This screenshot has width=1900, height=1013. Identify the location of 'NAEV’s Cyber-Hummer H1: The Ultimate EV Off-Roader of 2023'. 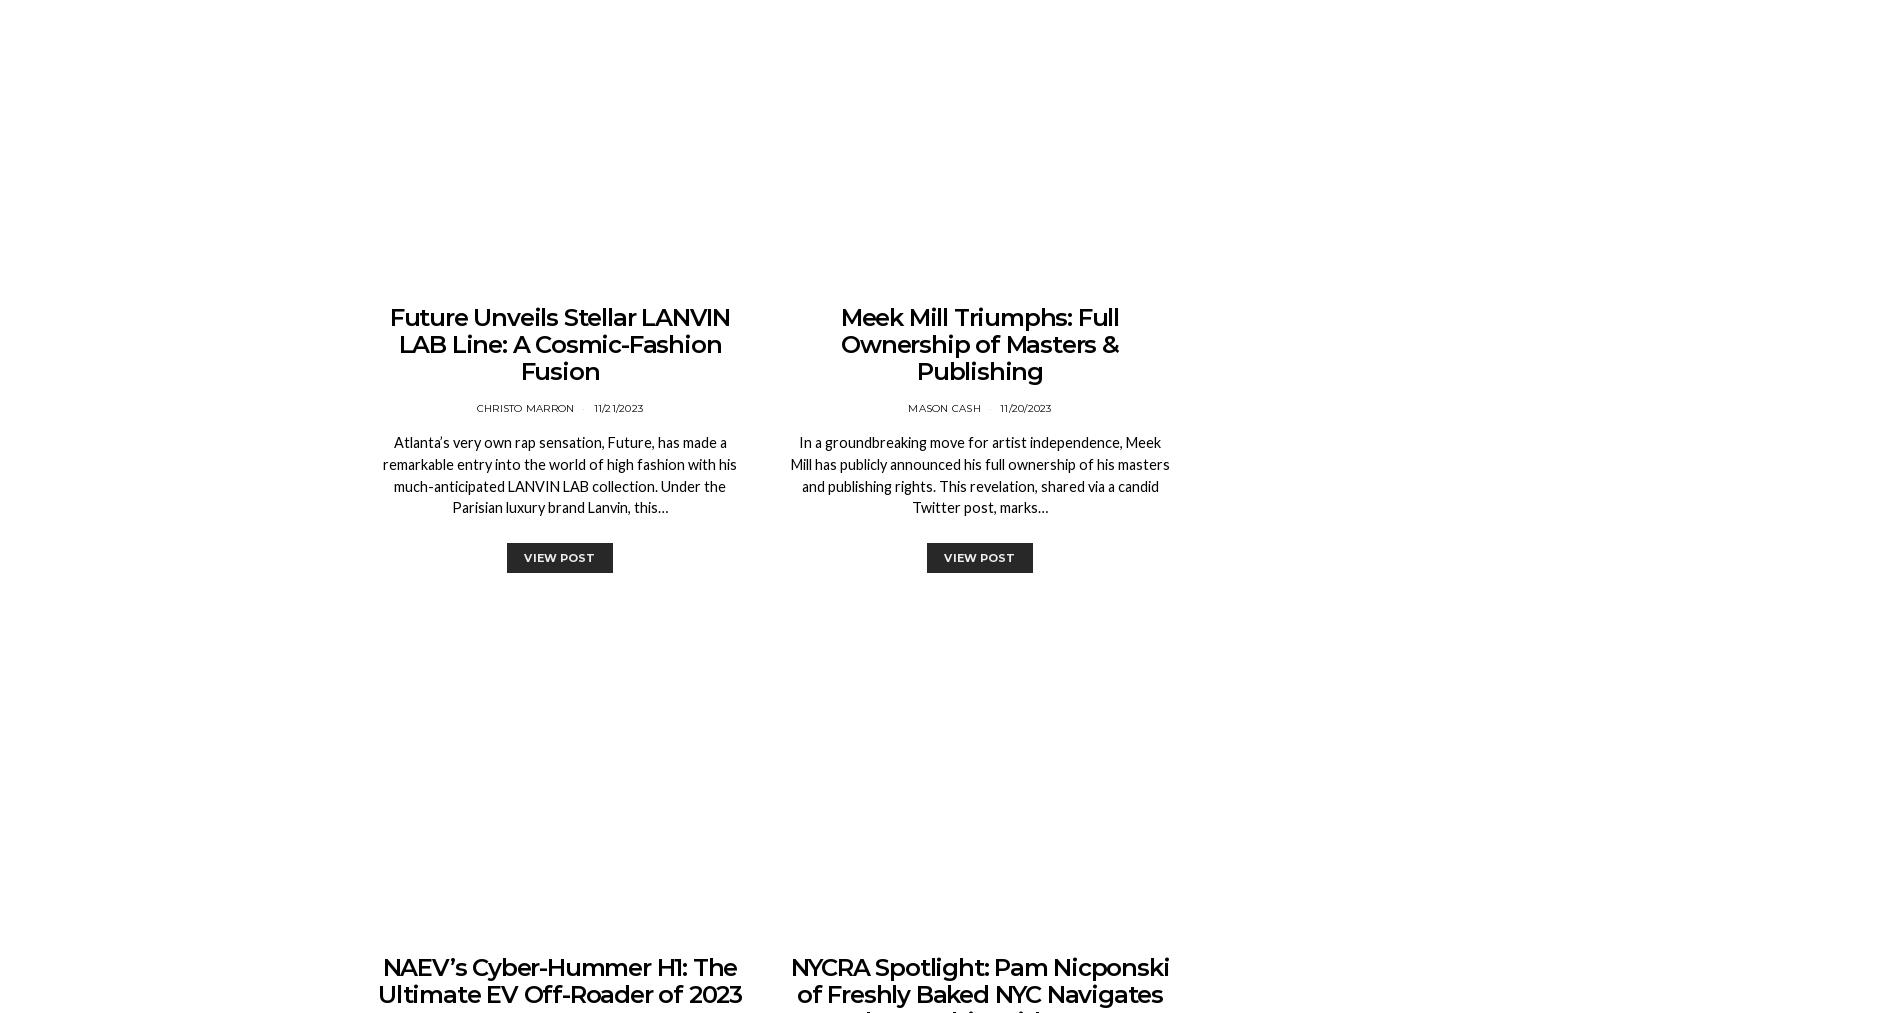
(559, 980).